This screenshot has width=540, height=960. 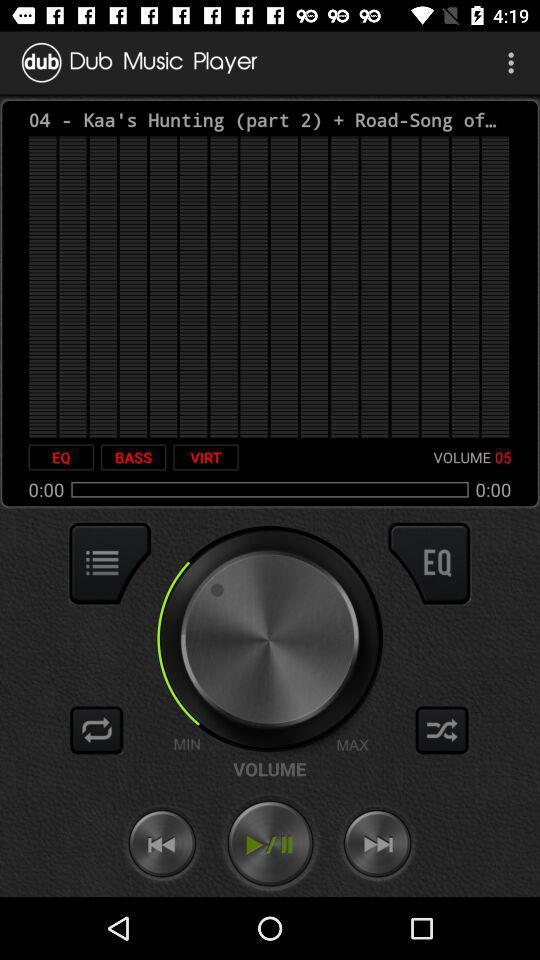 I want to click on hidden menu option, so click(x=110, y=563).